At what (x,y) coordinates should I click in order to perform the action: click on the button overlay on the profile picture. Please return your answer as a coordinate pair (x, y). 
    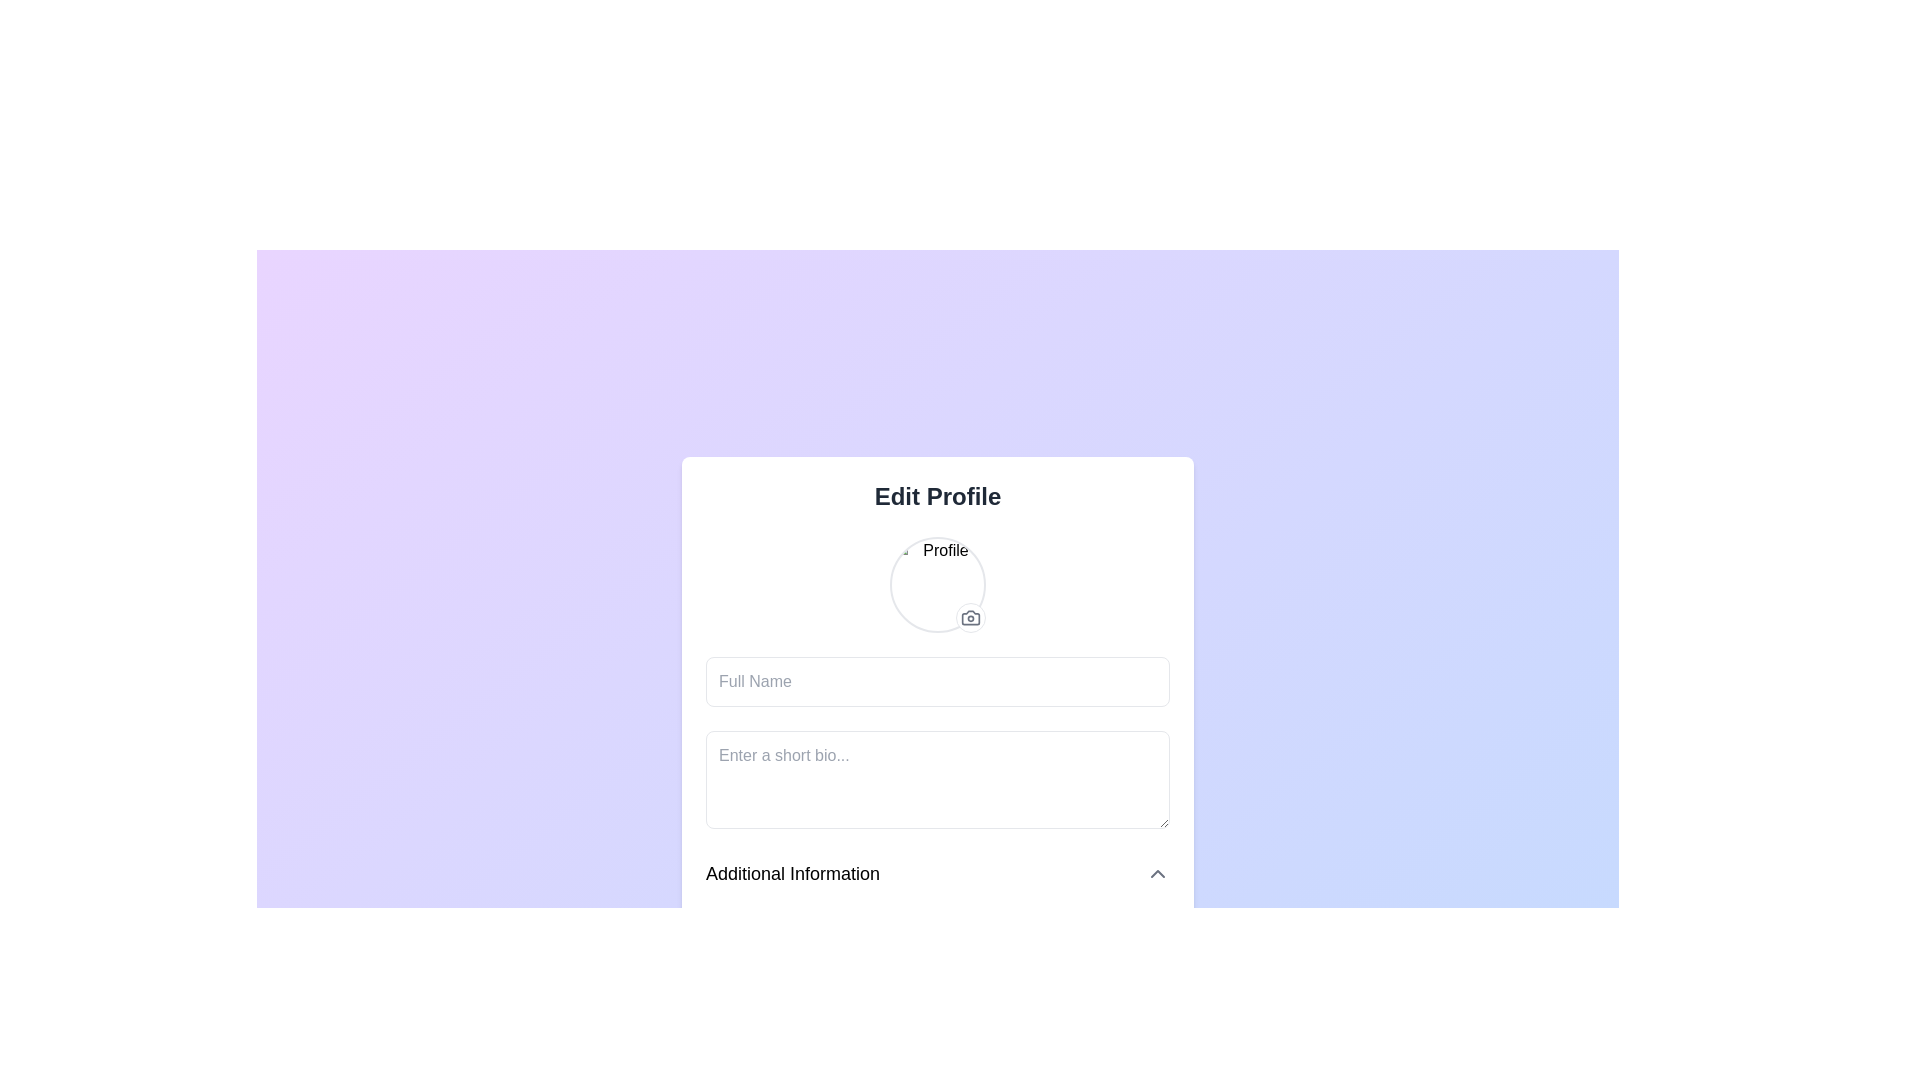
    Looking at the image, I should click on (970, 616).